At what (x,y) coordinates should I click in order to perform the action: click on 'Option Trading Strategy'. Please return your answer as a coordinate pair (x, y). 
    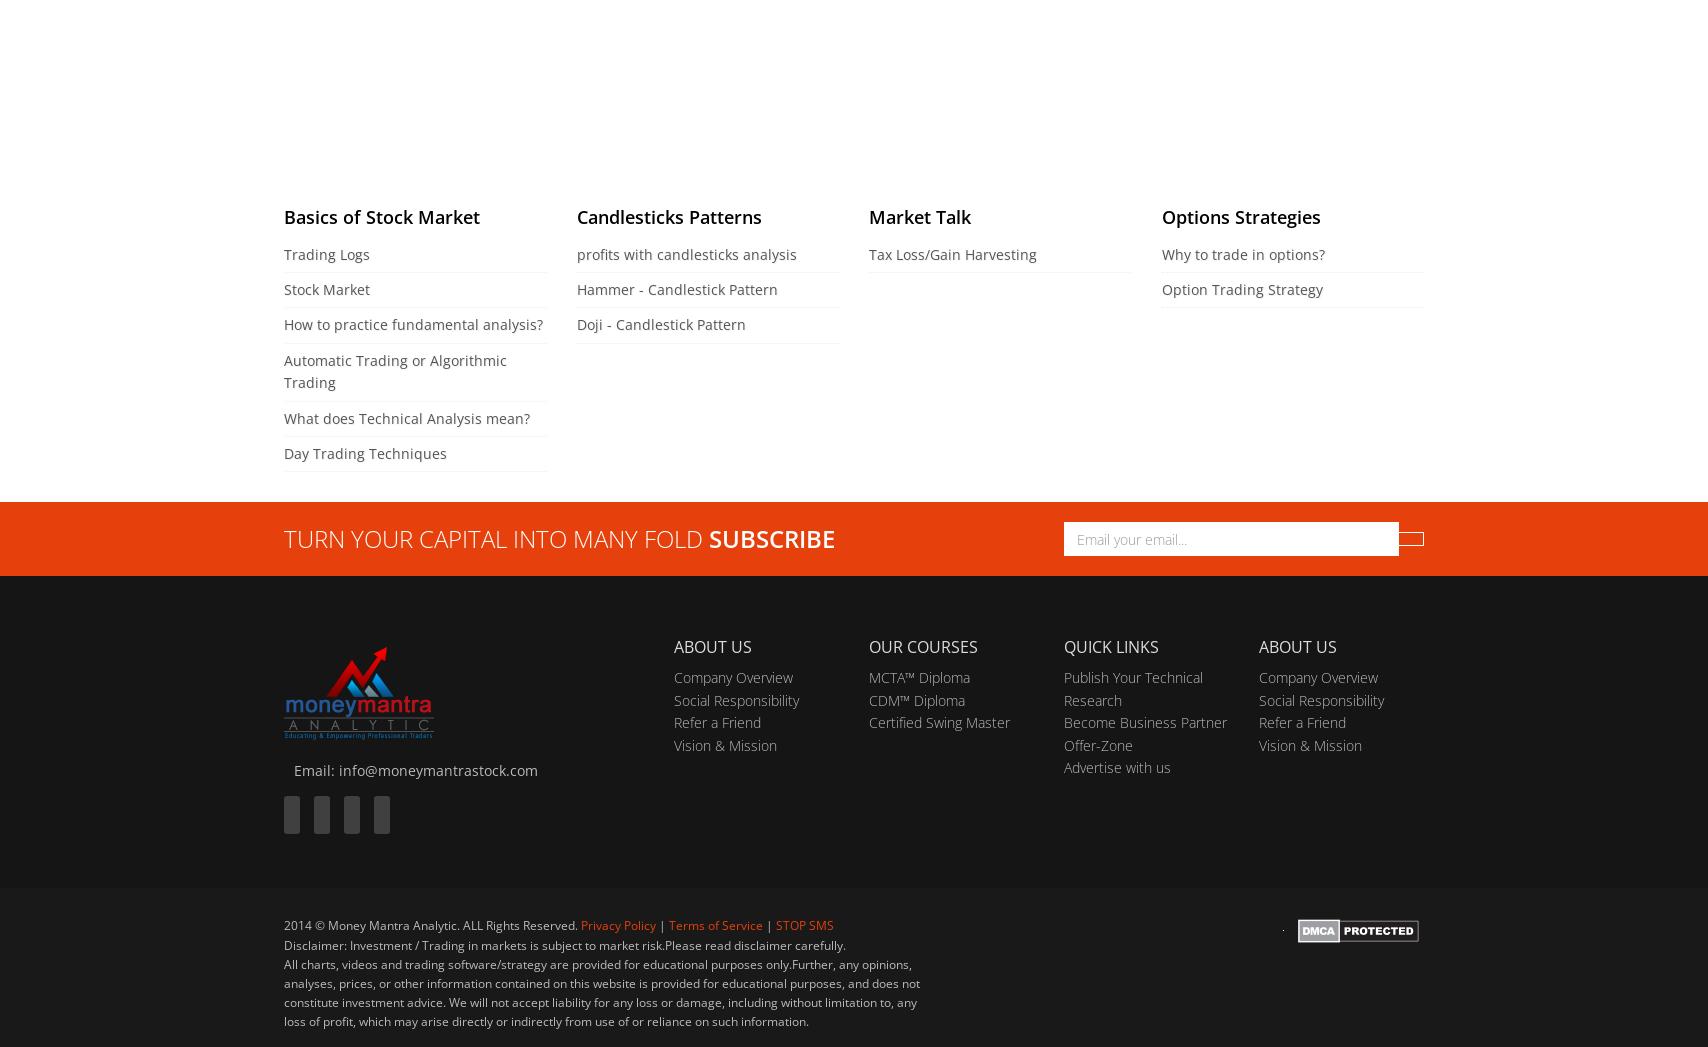
    Looking at the image, I should click on (1160, 288).